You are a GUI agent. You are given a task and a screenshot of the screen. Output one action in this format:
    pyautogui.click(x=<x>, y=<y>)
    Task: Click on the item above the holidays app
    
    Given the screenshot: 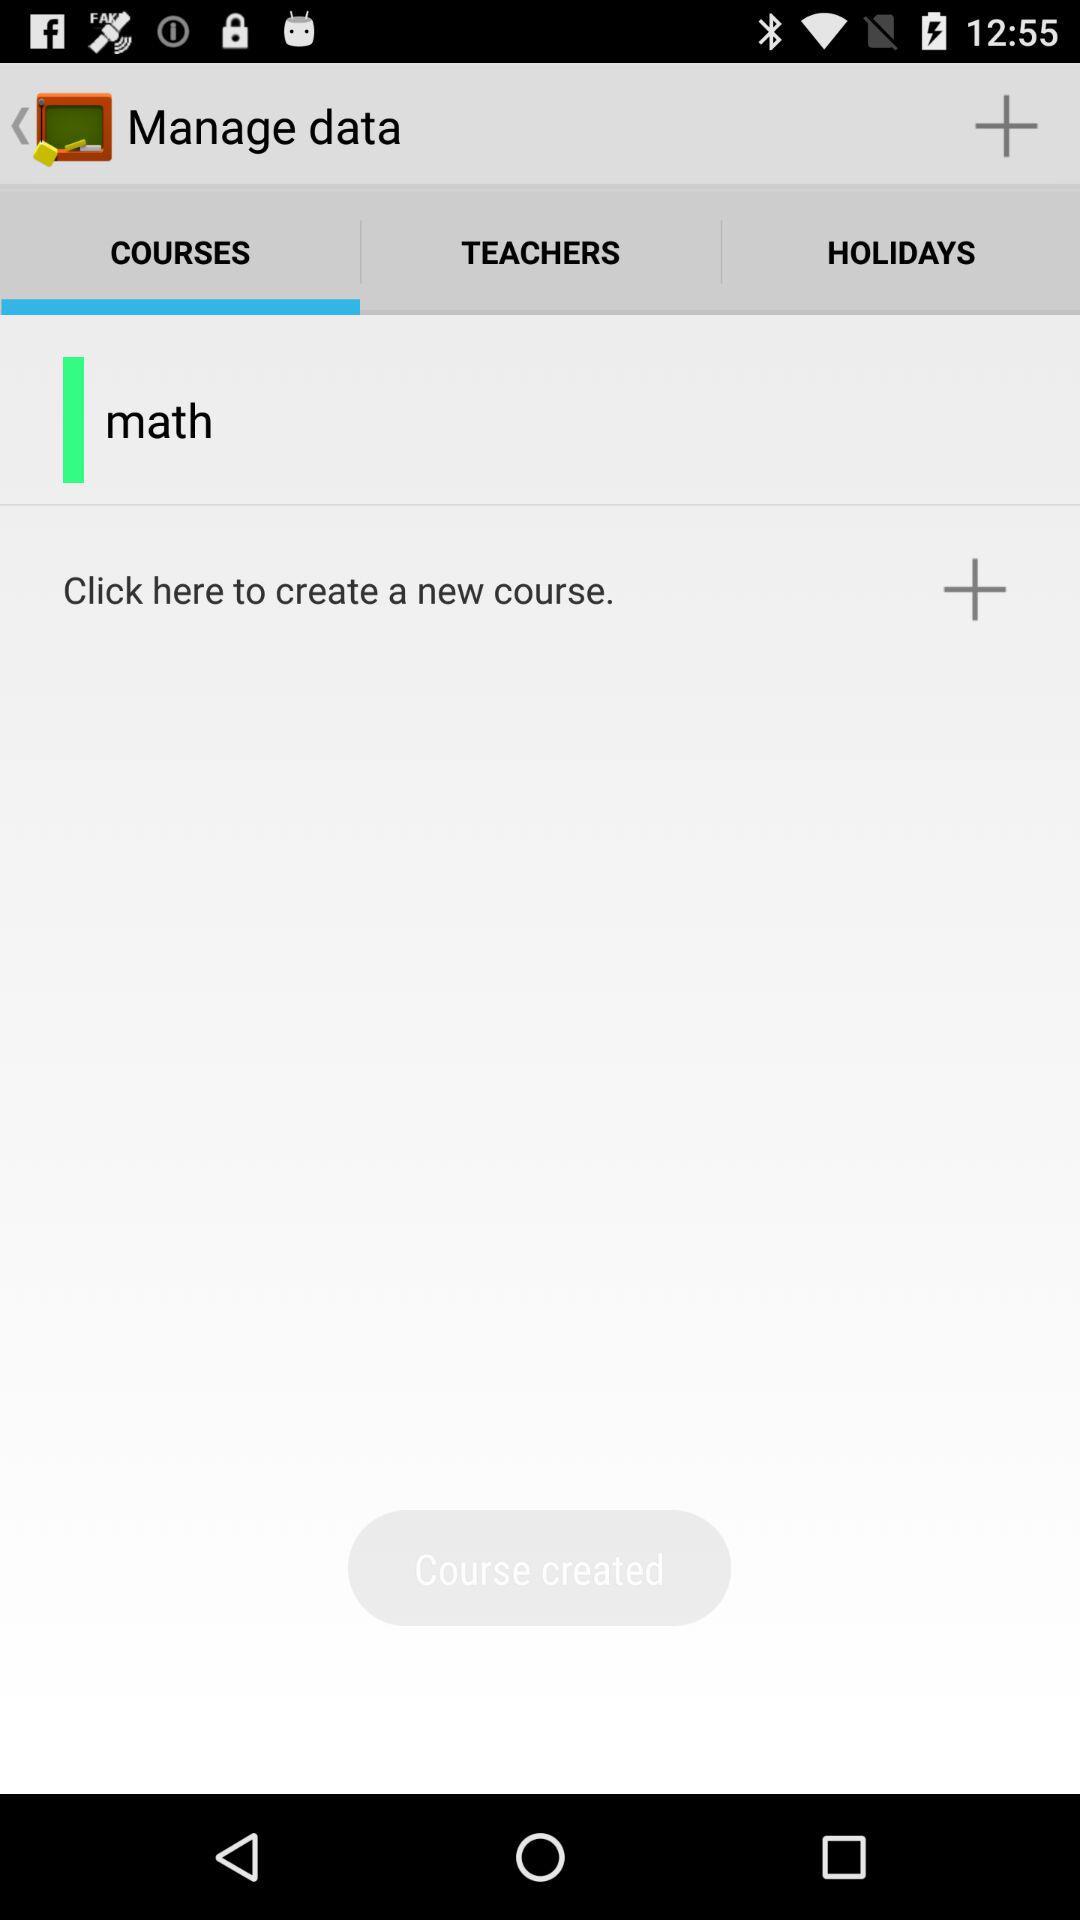 What is the action you would take?
    pyautogui.click(x=1006, y=124)
    